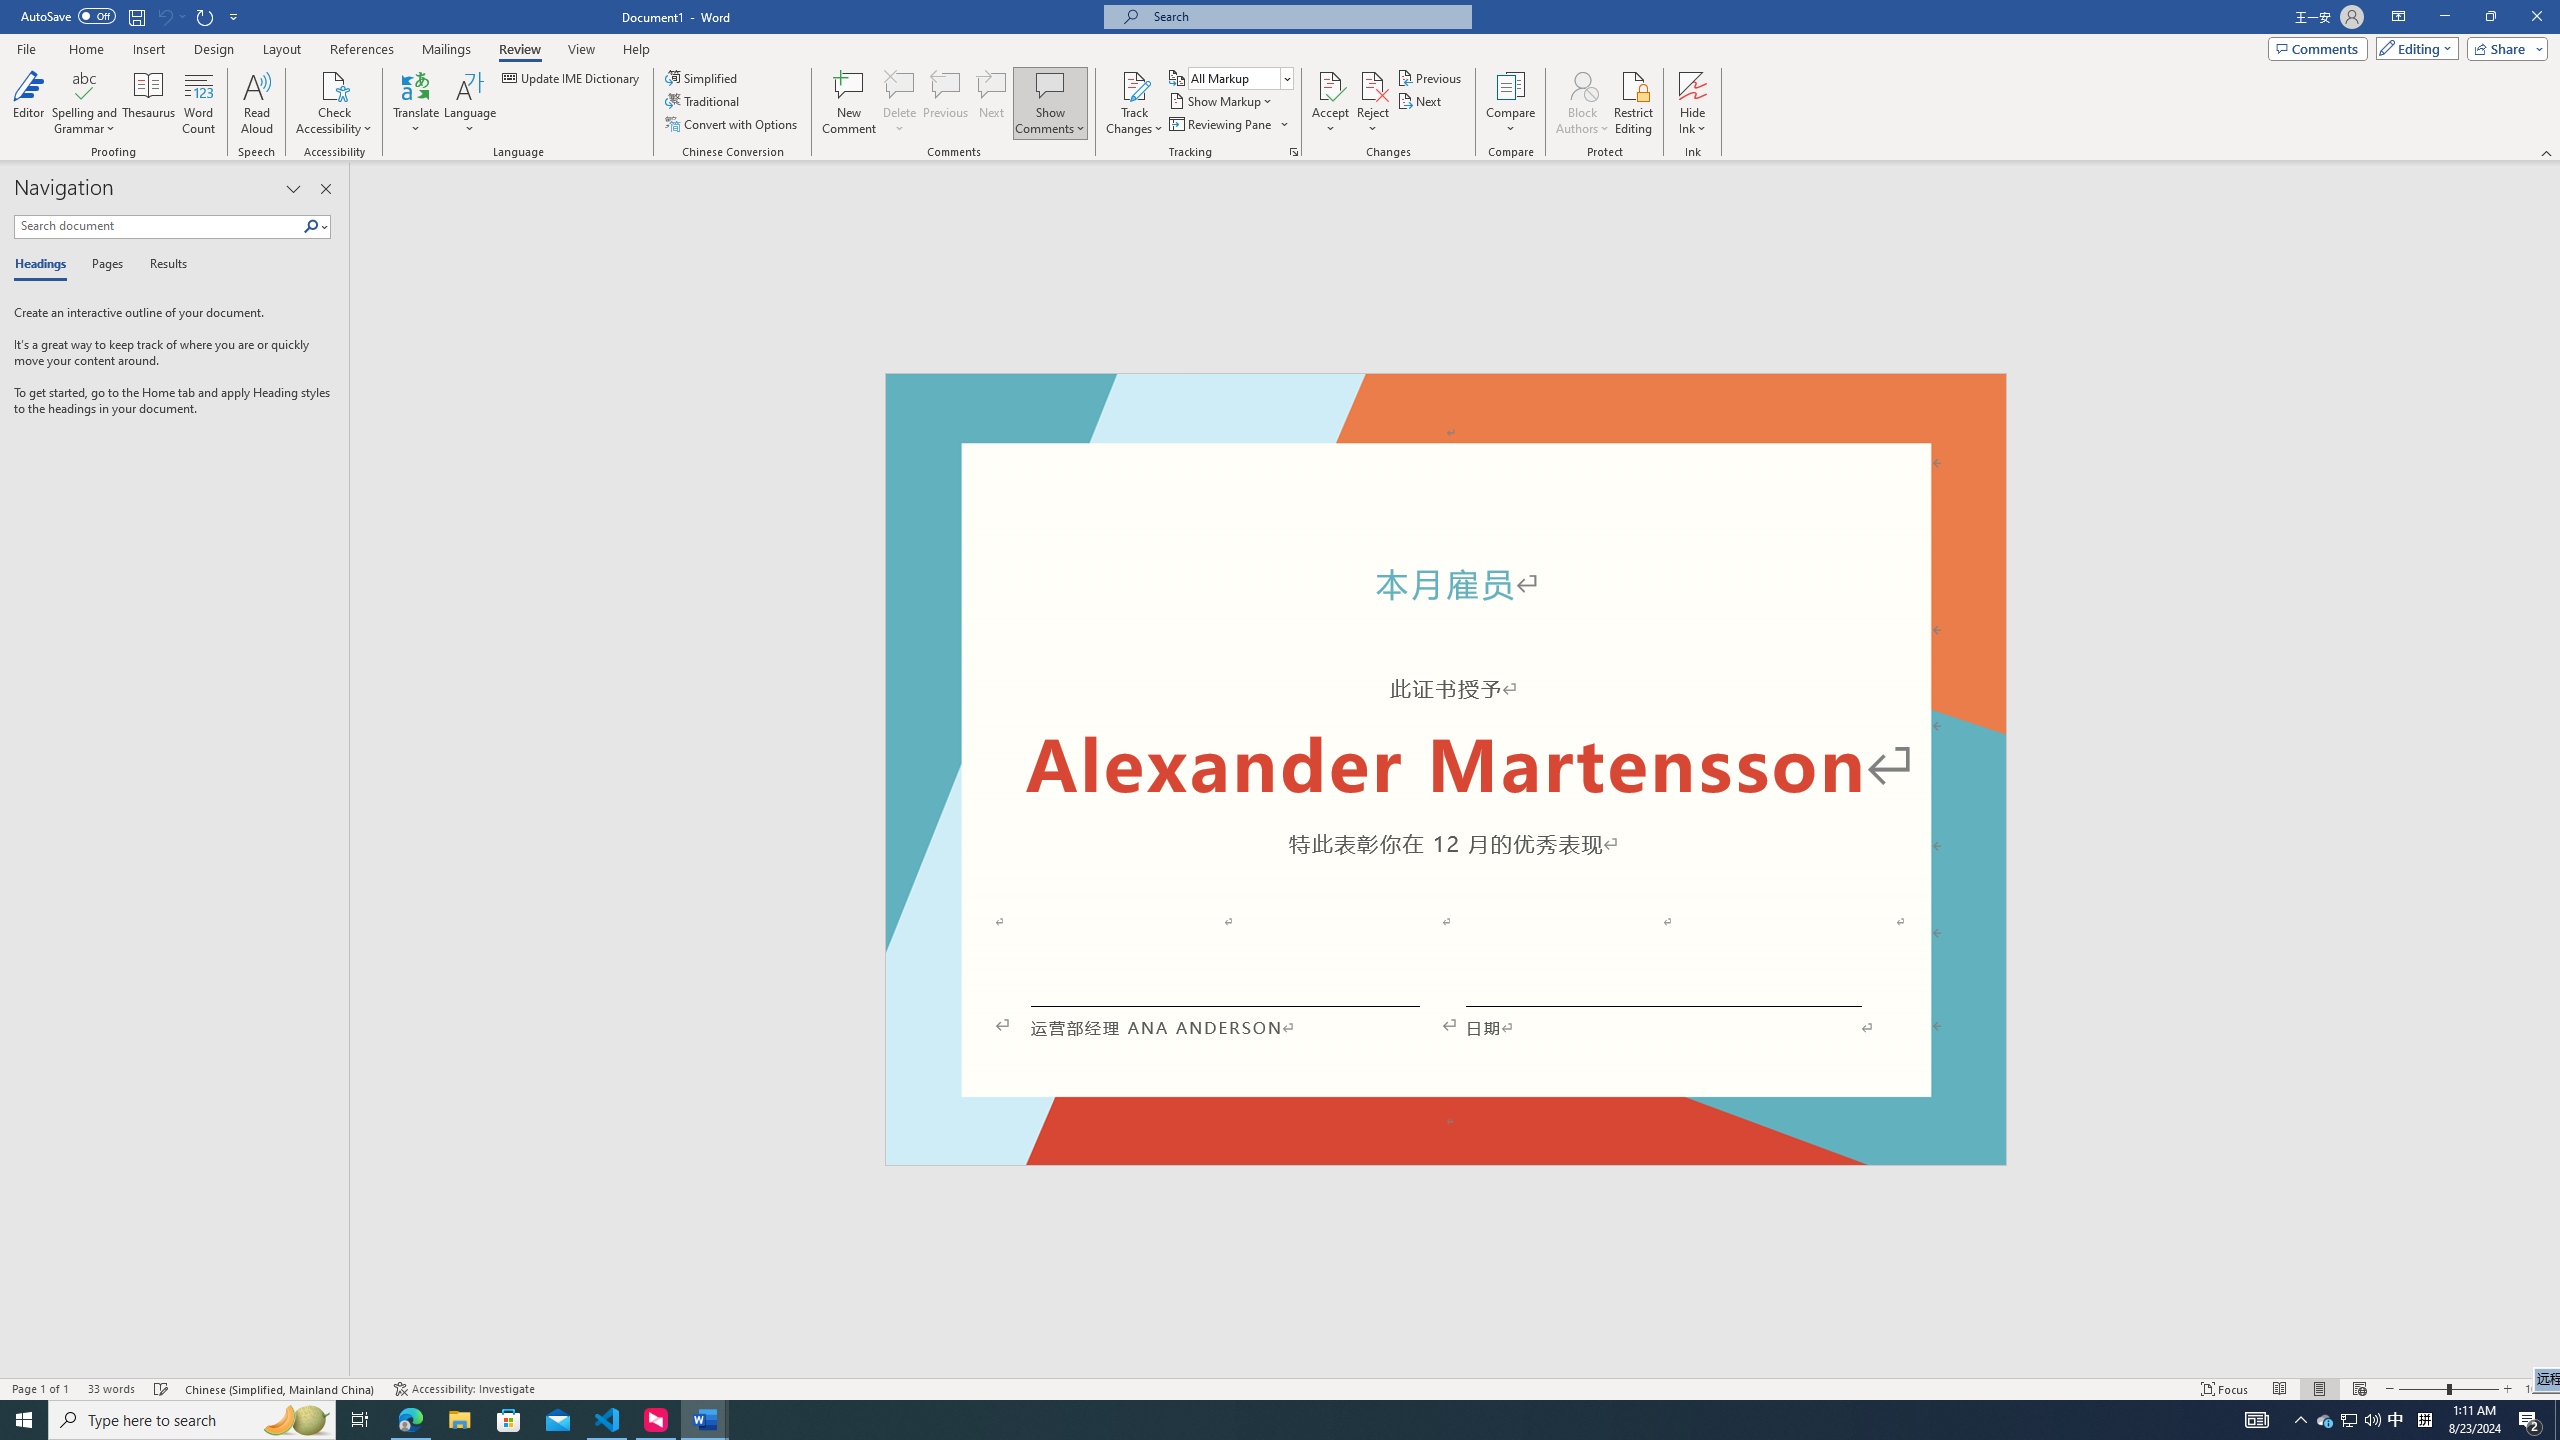 Image resolution: width=2560 pixels, height=1440 pixels. What do you see at coordinates (733, 122) in the screenshot?
I see `'Convert with Options...'` at bounding box center [733, 122].